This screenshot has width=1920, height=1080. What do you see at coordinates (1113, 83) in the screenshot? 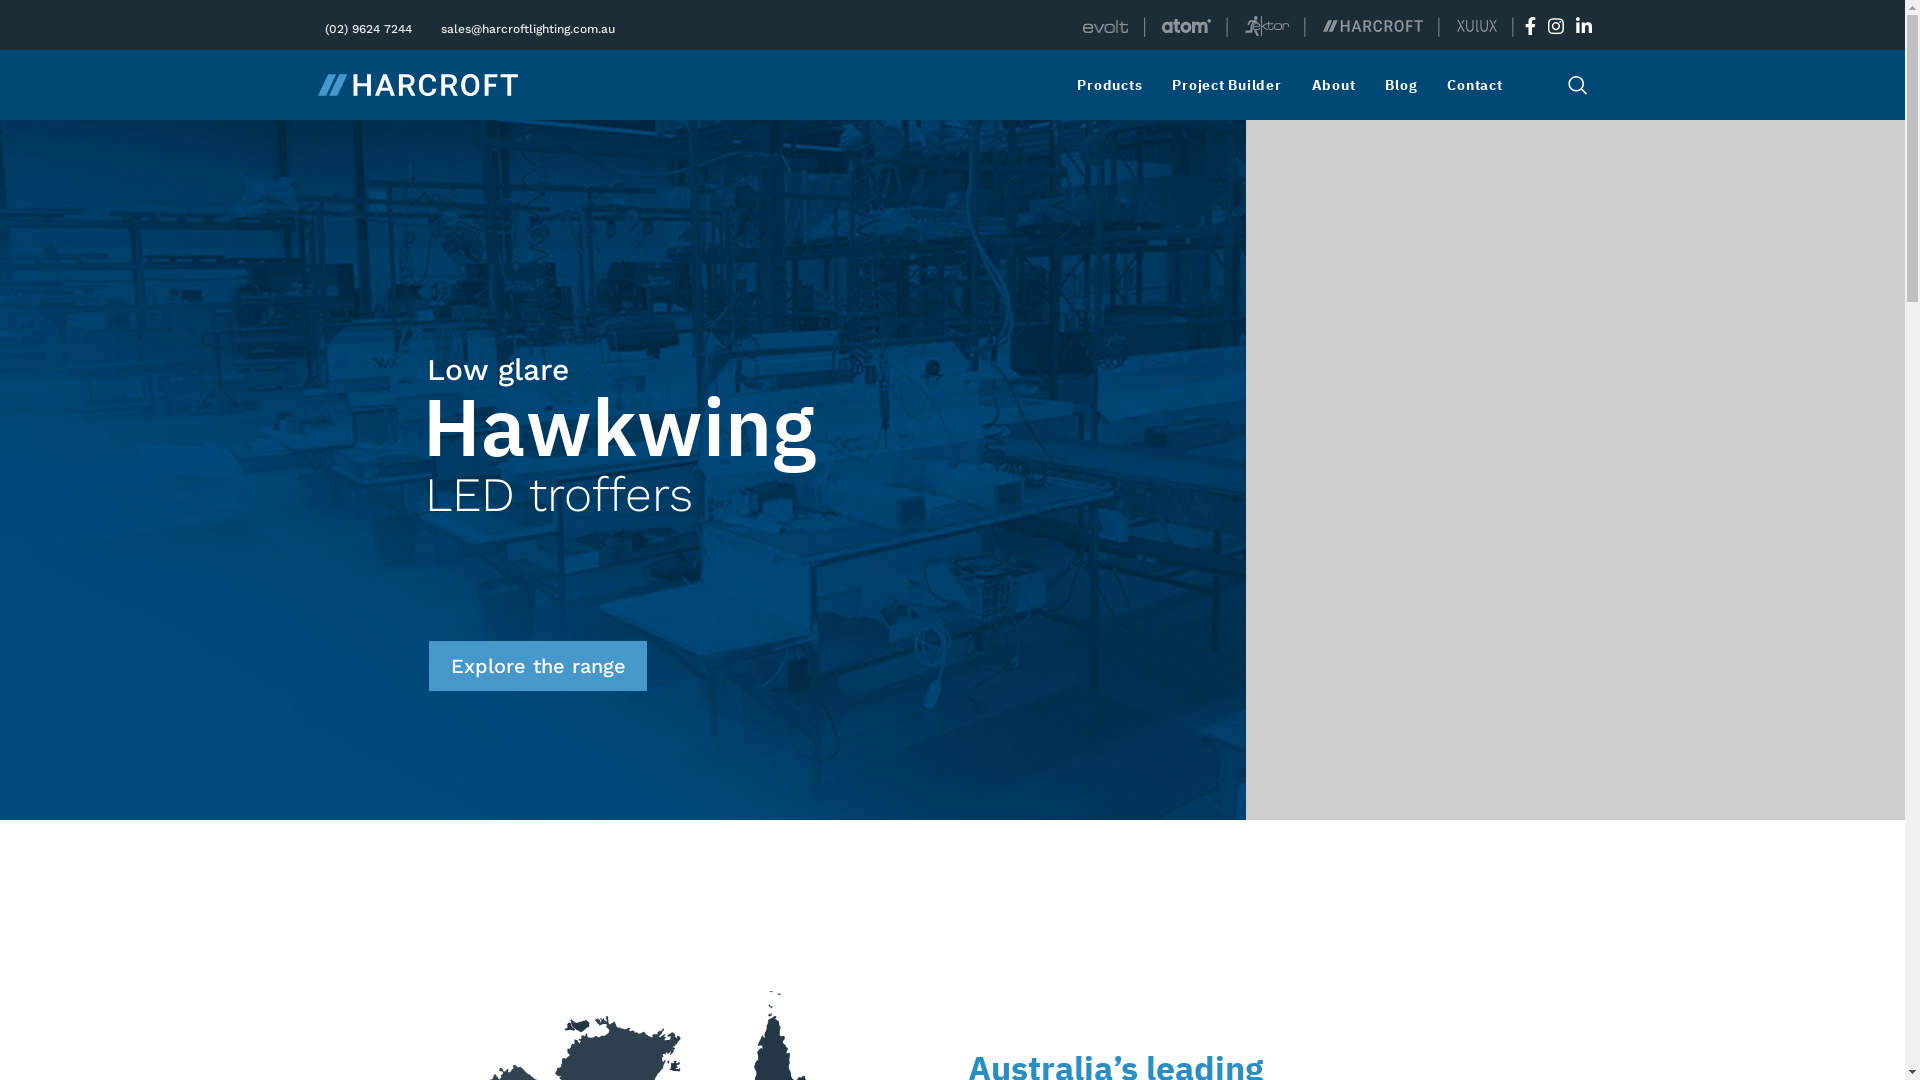
I see `'Products'` at bounding box center [1113, 83].